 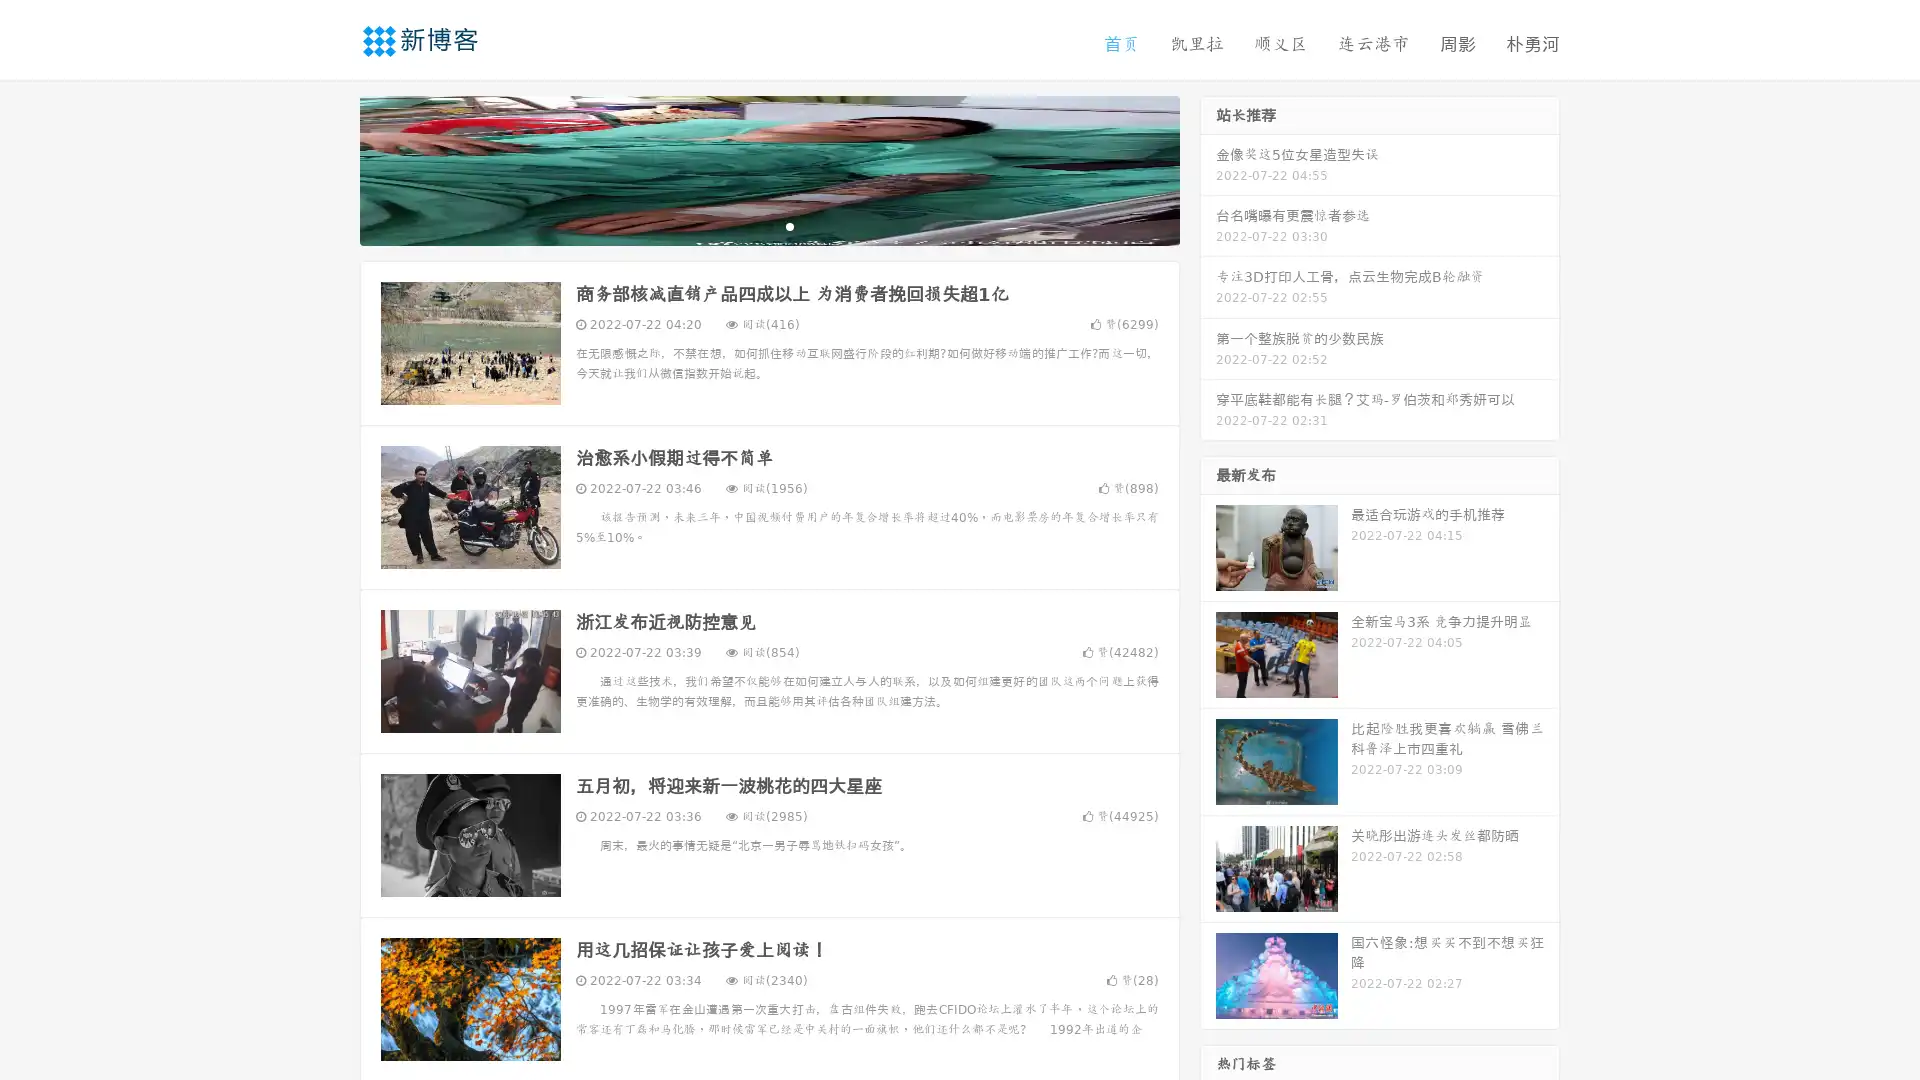 I want to click on Next slide, so click(x=1208, y=168).